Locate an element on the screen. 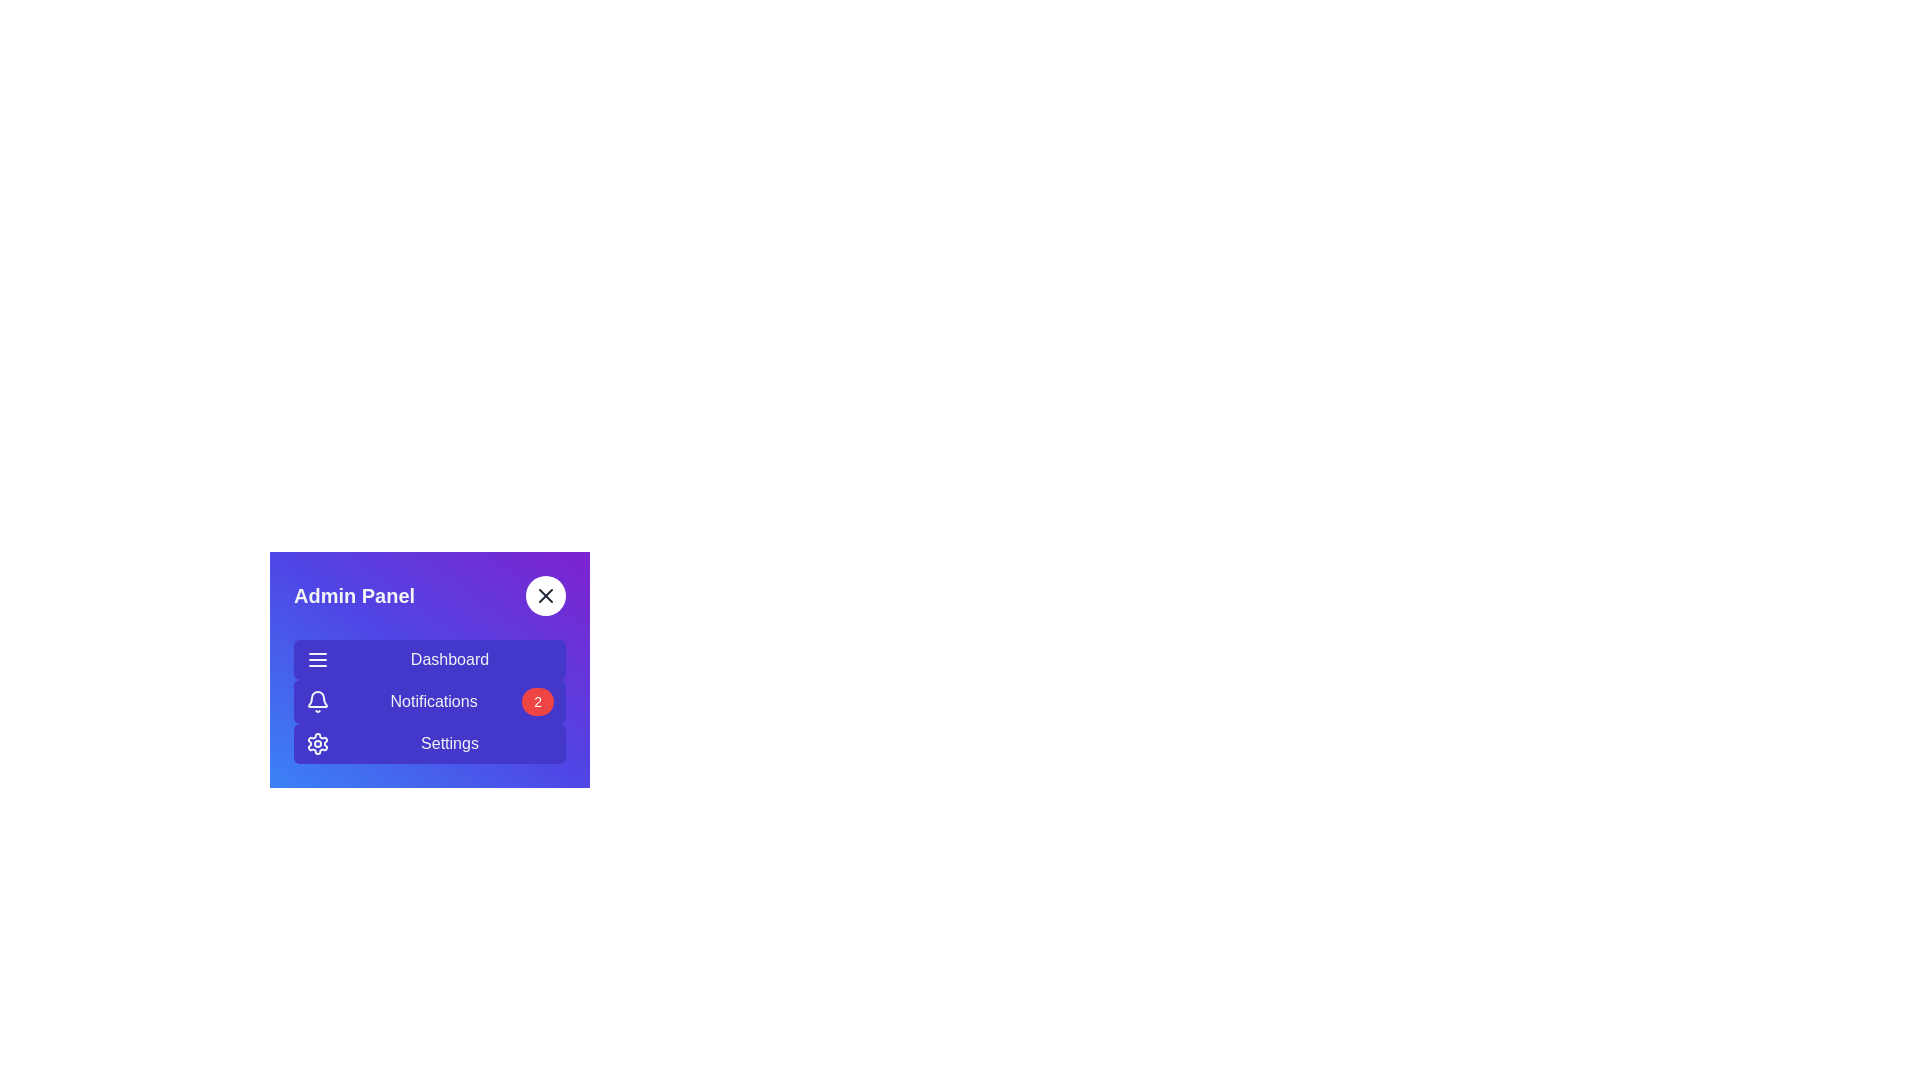 The height and width of the screenshot is (1080, 1920). the Notifications section in the sidebar menu is located at coordinates (429, 701).